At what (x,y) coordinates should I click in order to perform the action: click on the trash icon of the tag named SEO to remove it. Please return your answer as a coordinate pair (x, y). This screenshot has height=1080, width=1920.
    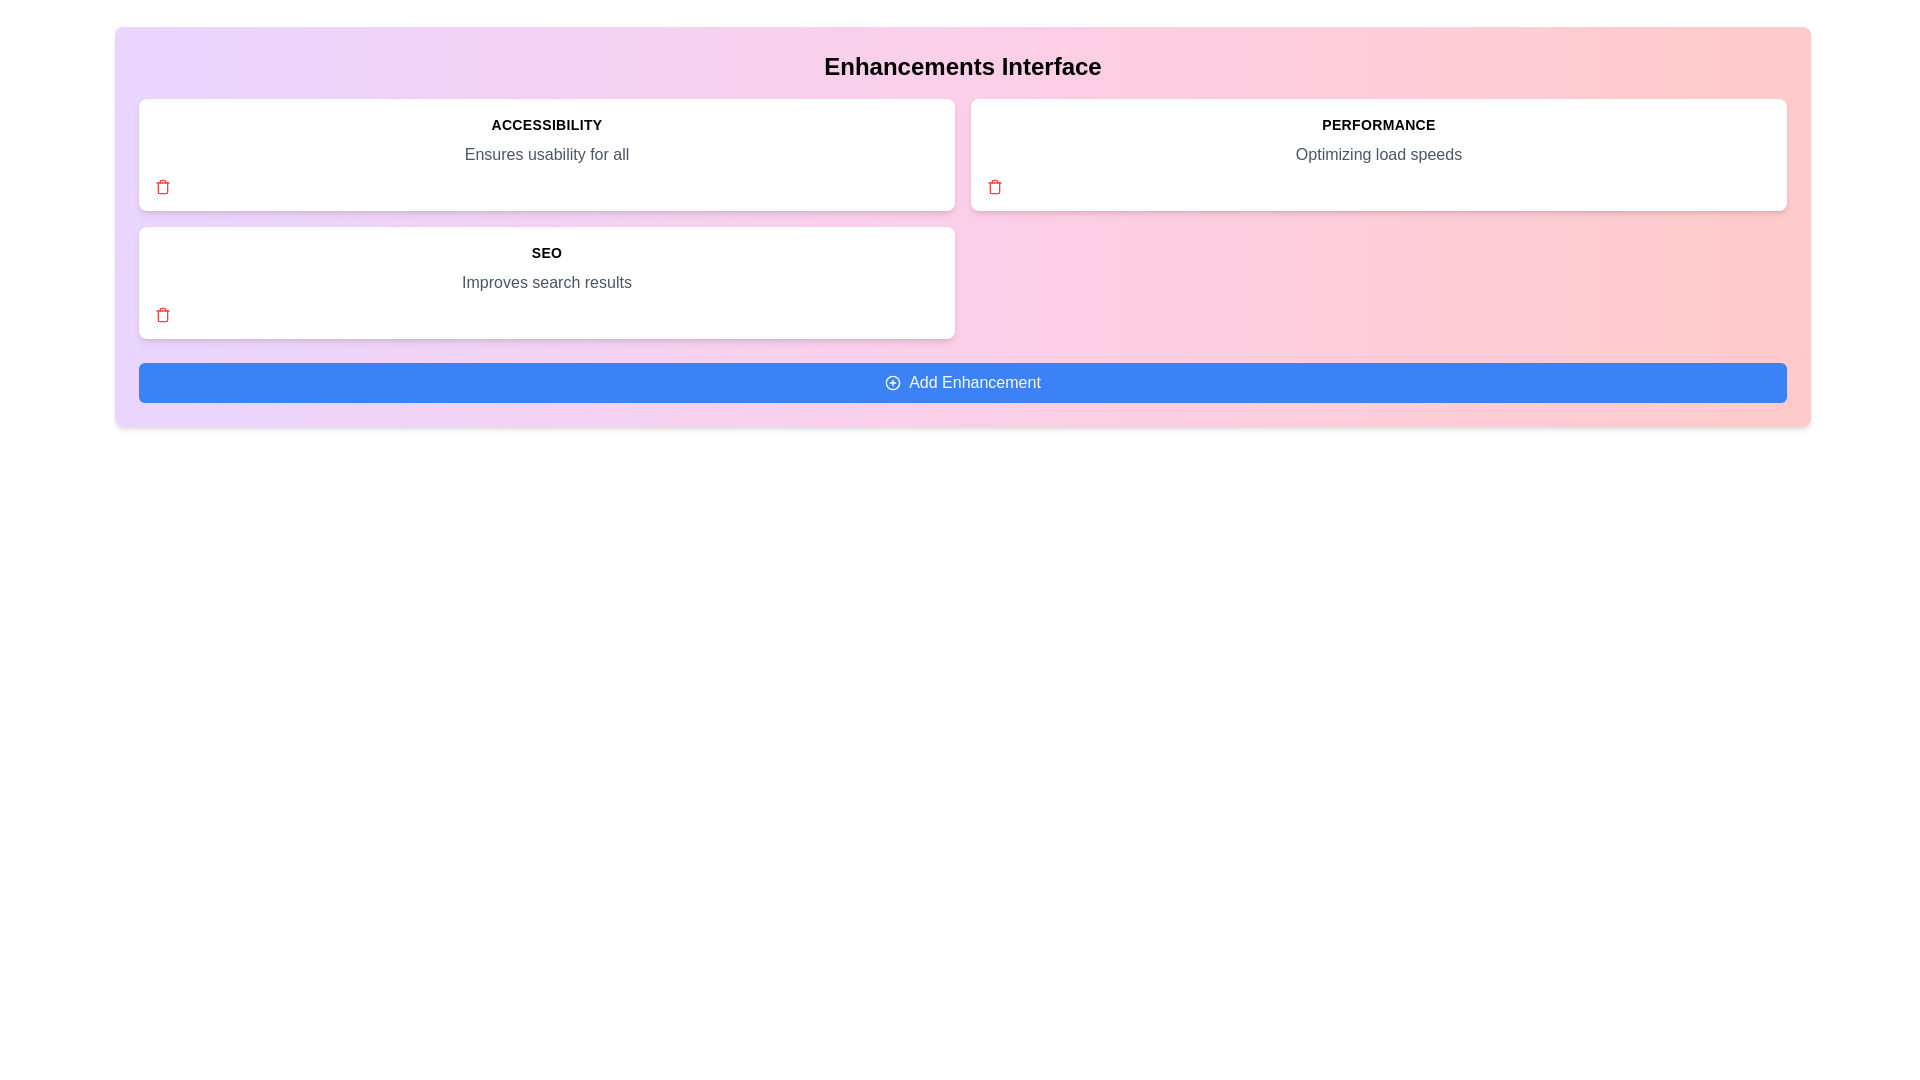
    Looking at the image, I should click on (163, 315).